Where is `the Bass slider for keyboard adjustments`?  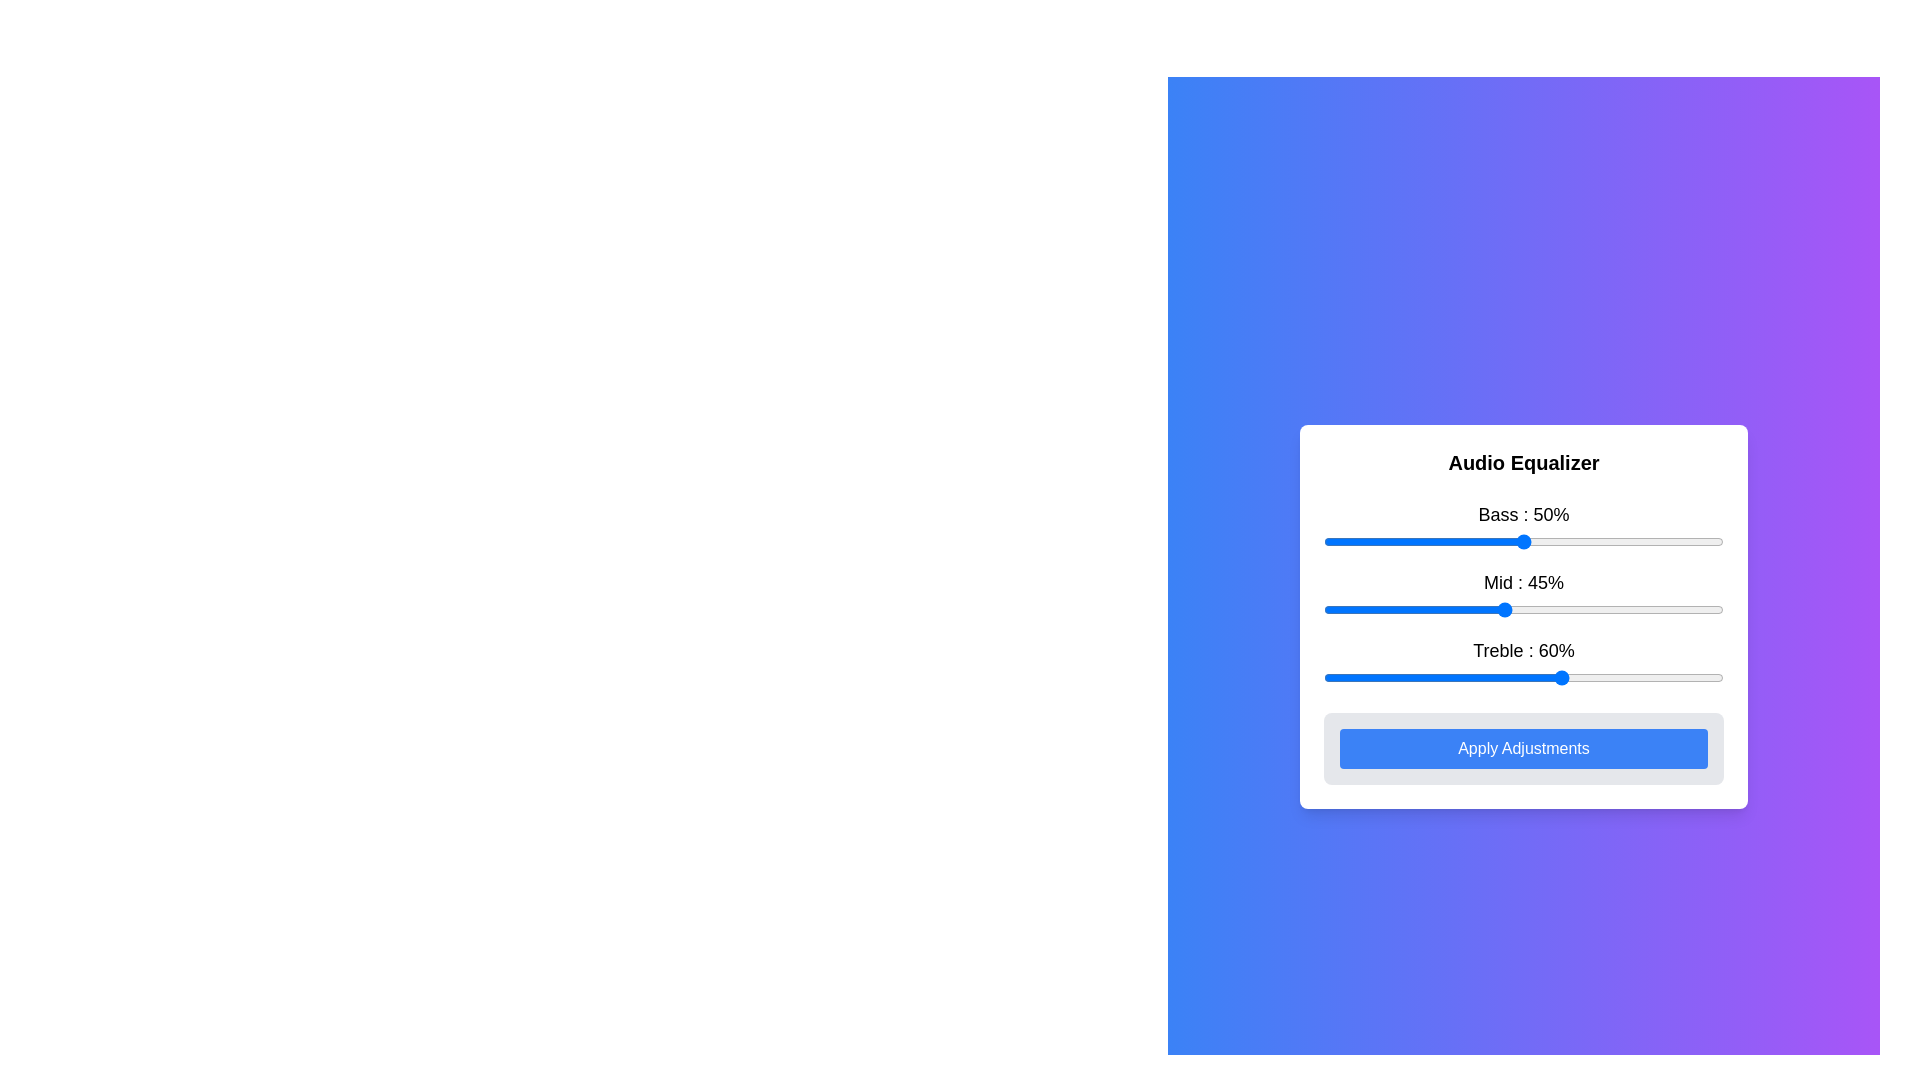
the Bass slider for keyboard adjustments is located at coordinates (1522, 542).